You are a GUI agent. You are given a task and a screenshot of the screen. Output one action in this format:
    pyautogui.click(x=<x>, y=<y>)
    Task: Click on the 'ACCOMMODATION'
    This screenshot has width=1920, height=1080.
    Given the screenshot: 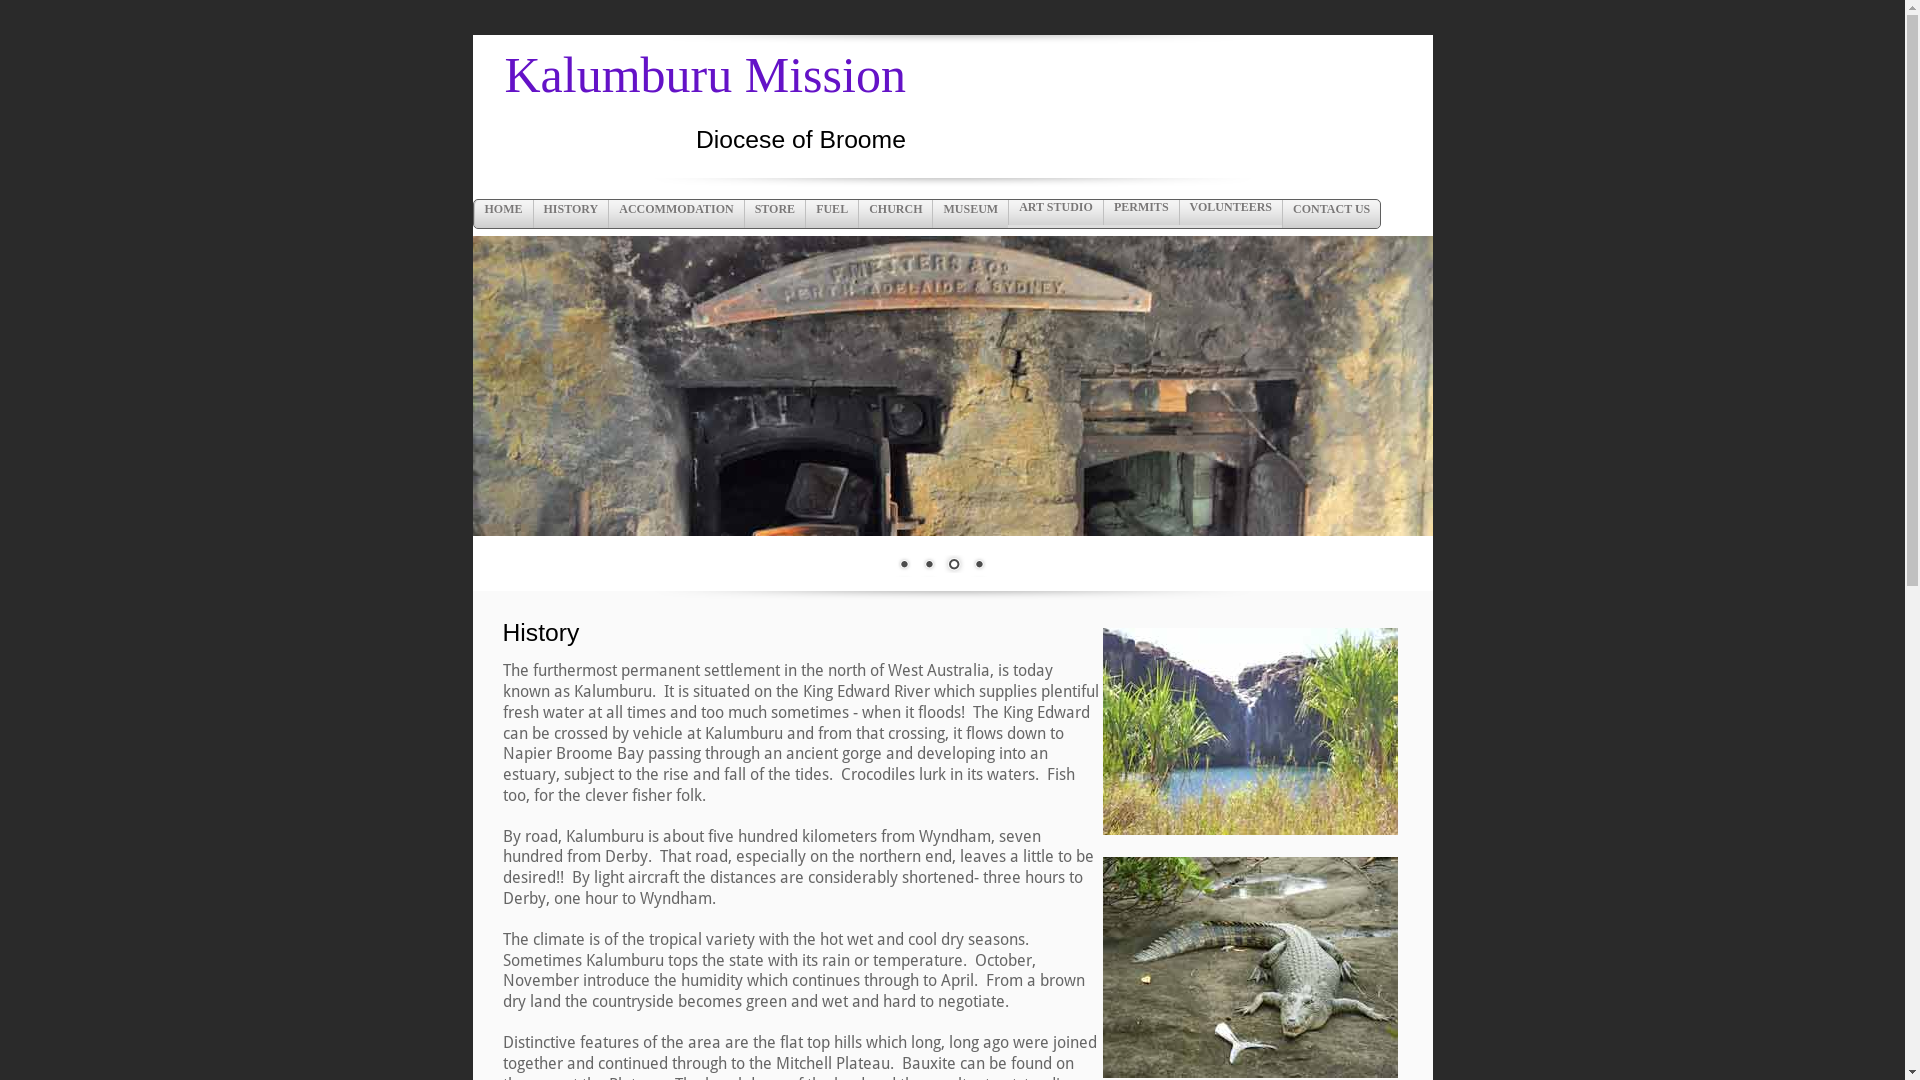 What is the action you would take?
    pyautogui.click(x=675, y=213)
    